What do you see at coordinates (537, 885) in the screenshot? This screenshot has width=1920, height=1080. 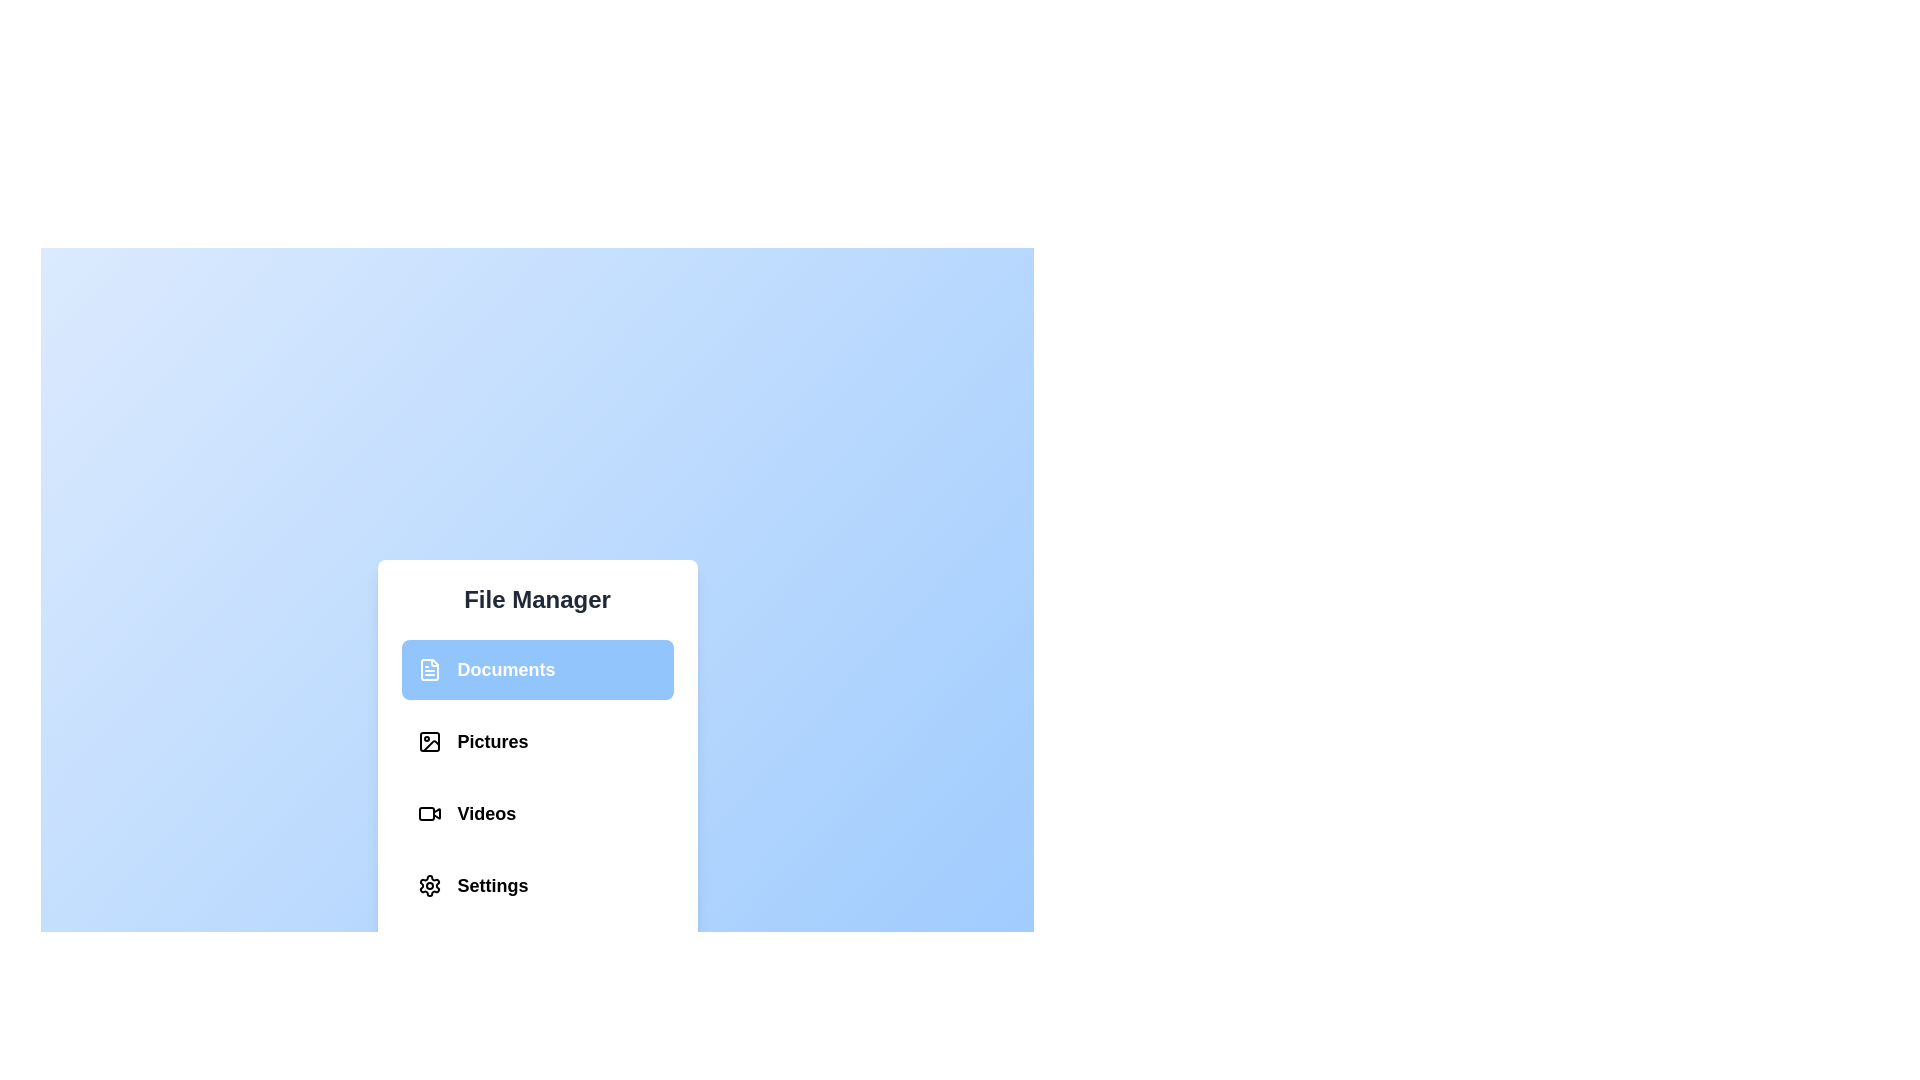 I see `the section Settings from the list` at bounding box center [537, 885].